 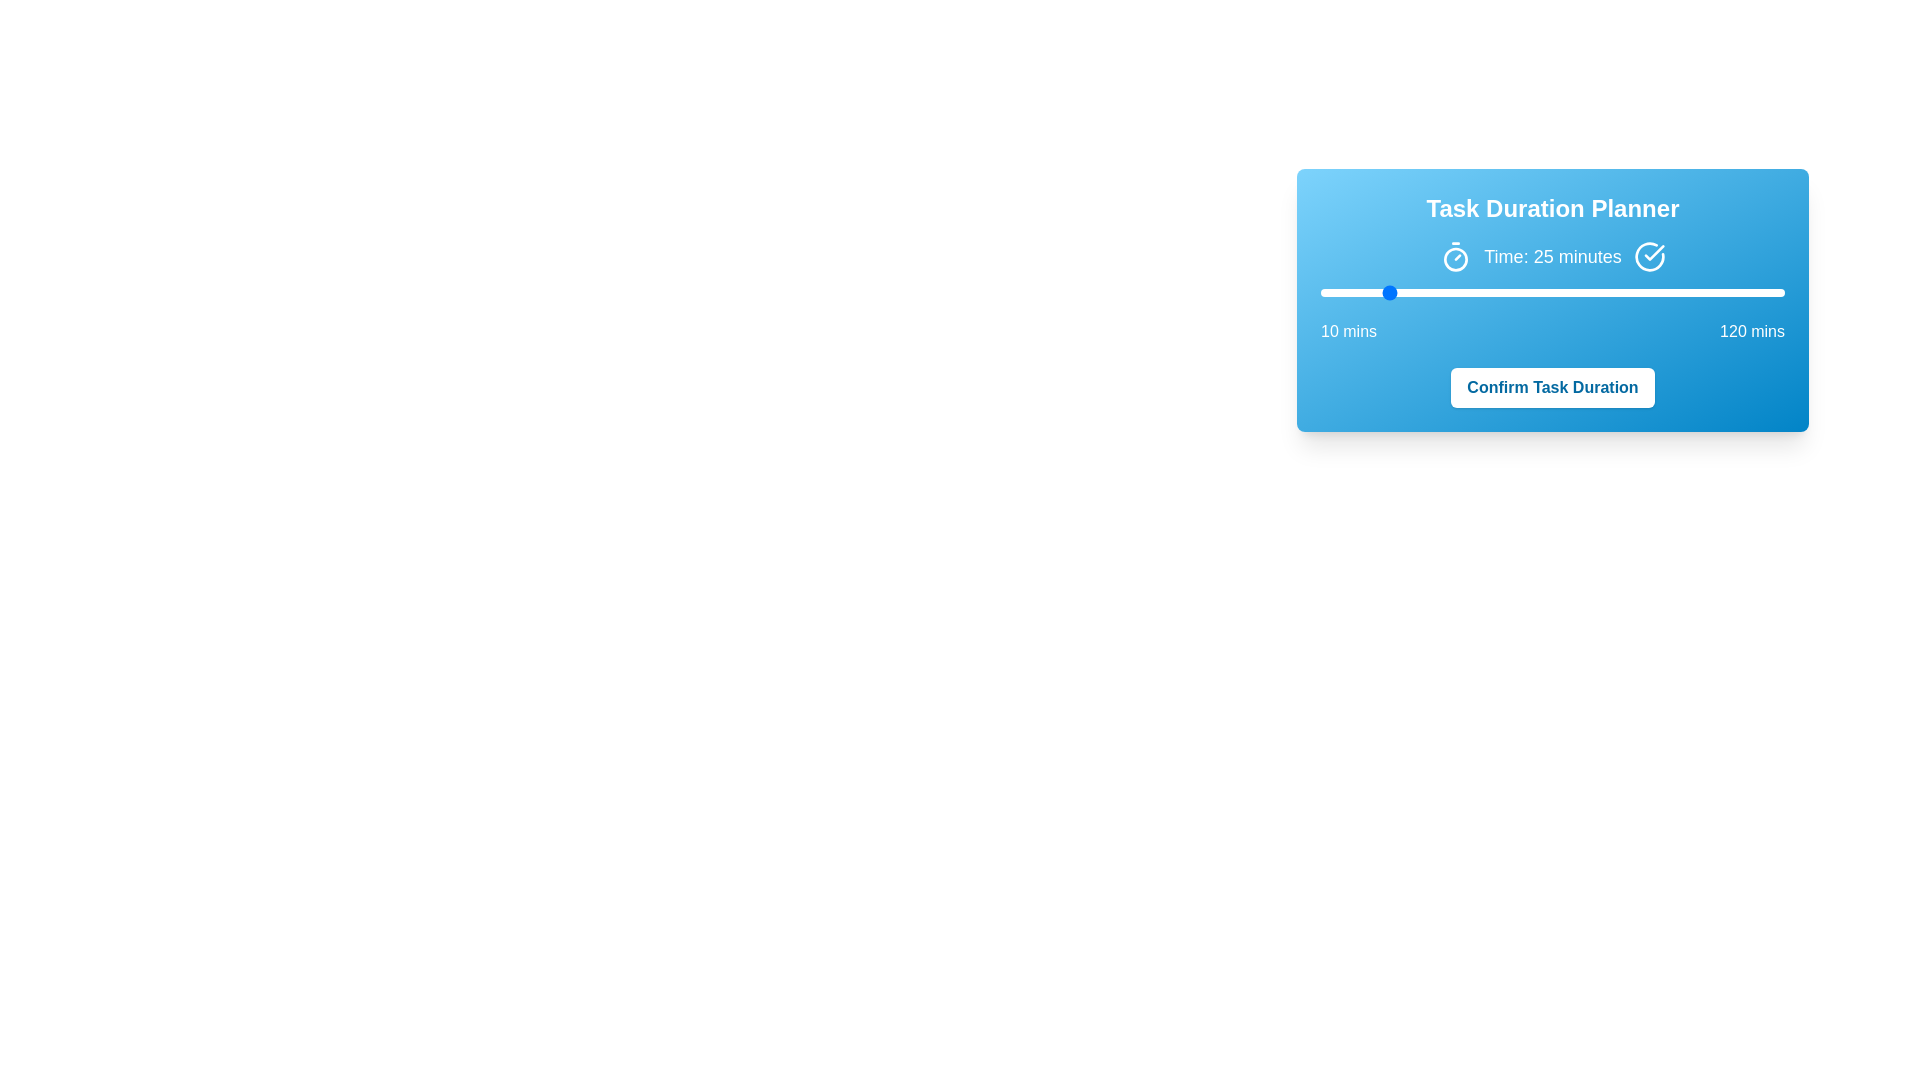 What do you see at coordinates (1712, 293) in the screenshot?
I see `the slider to a specific value 103 within the range of 10 to 120 minutes` at bounding box center [1712, 293].